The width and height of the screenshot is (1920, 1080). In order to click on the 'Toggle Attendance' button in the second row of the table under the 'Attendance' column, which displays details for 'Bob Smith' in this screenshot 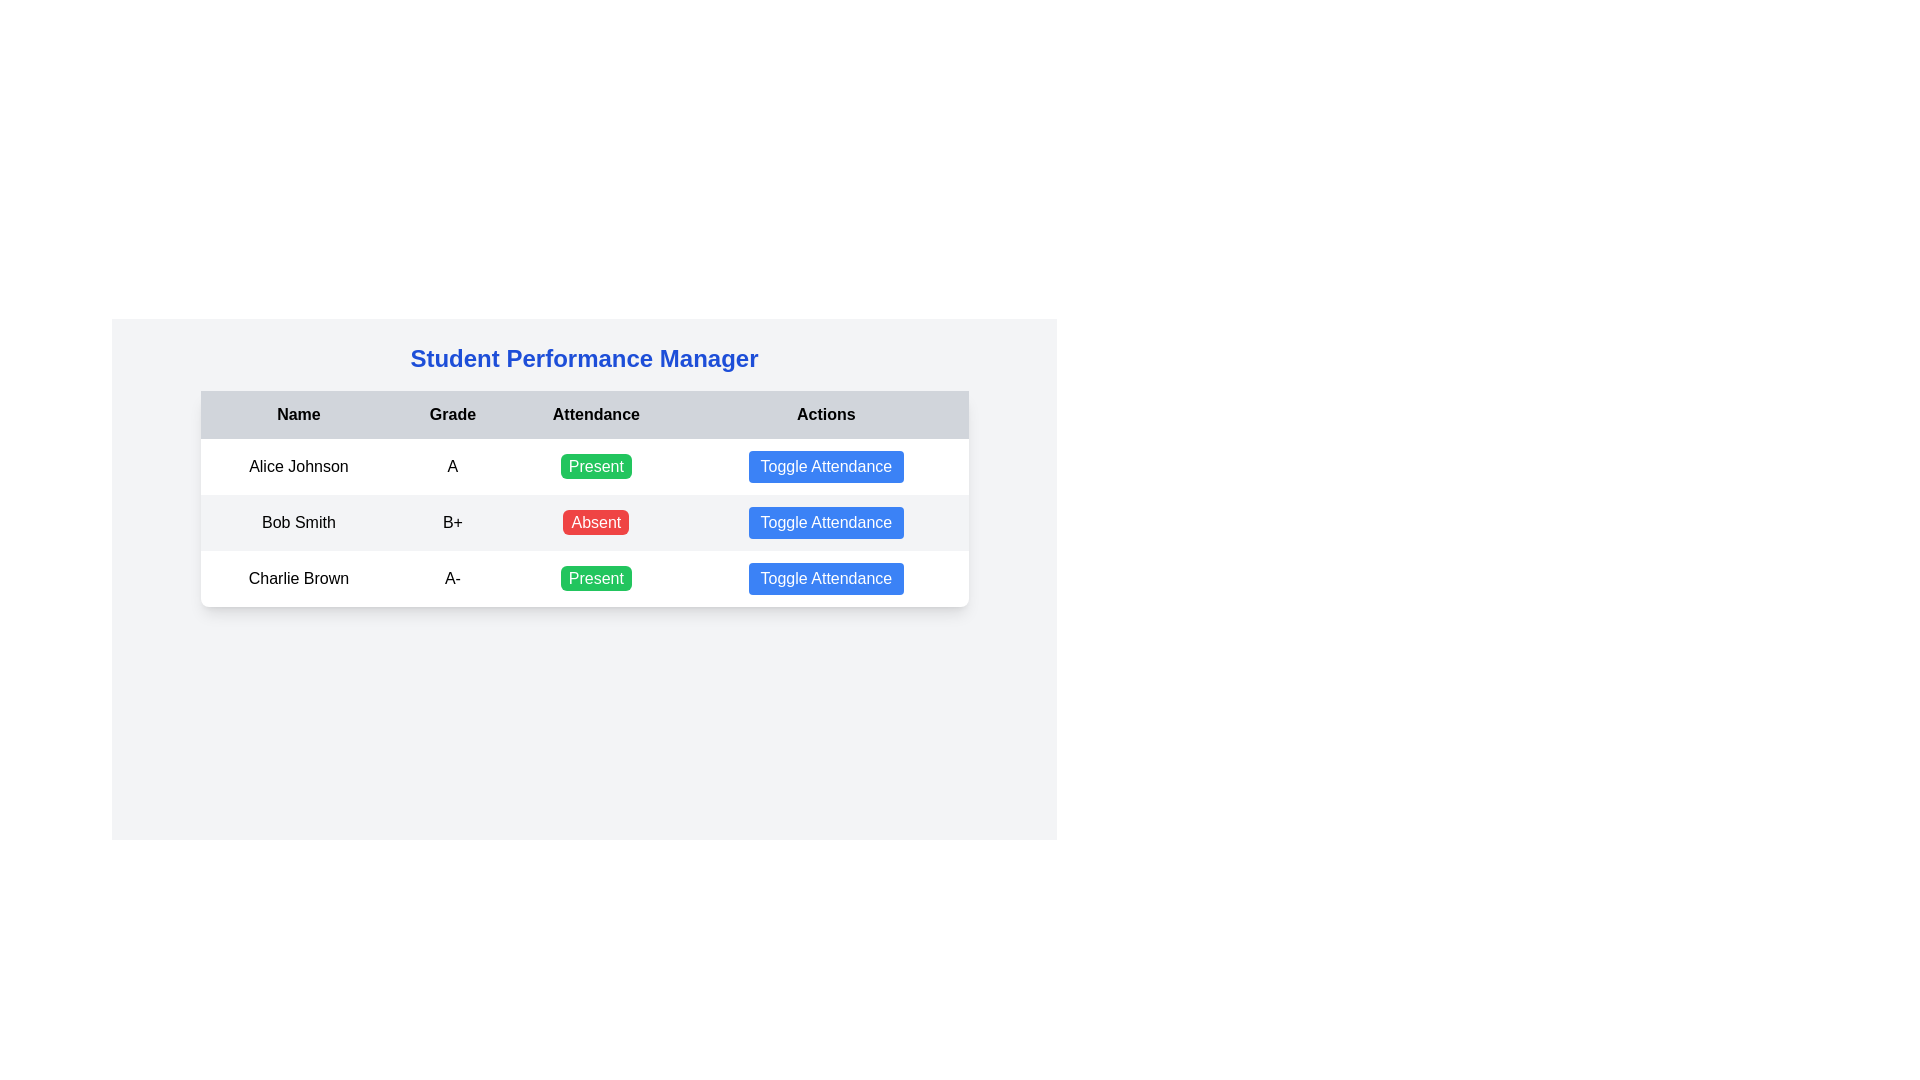, I will do `click(583, 497)`.